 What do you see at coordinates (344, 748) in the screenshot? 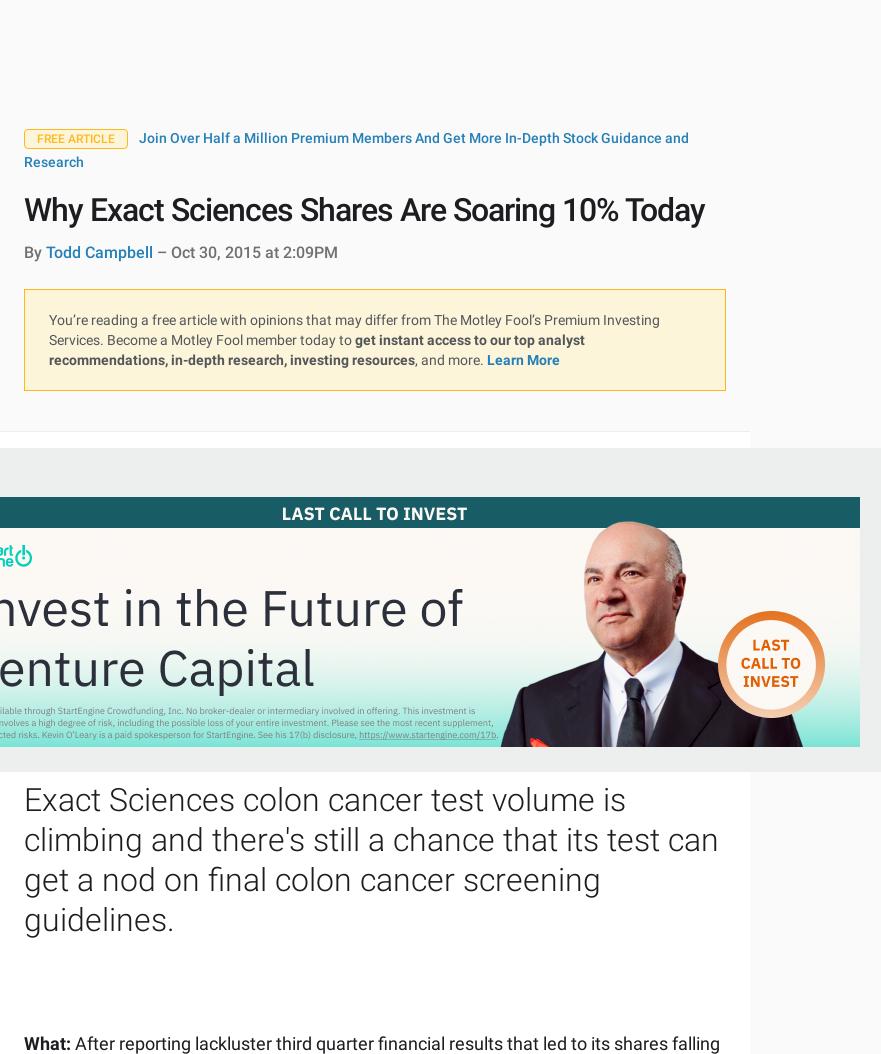
I see `'Calculated by average return of all stock recommendations since inception of the Stock Advisor service in February of 2002. Returns as of 11/08/2023.'` at bounding box center [344, 748].